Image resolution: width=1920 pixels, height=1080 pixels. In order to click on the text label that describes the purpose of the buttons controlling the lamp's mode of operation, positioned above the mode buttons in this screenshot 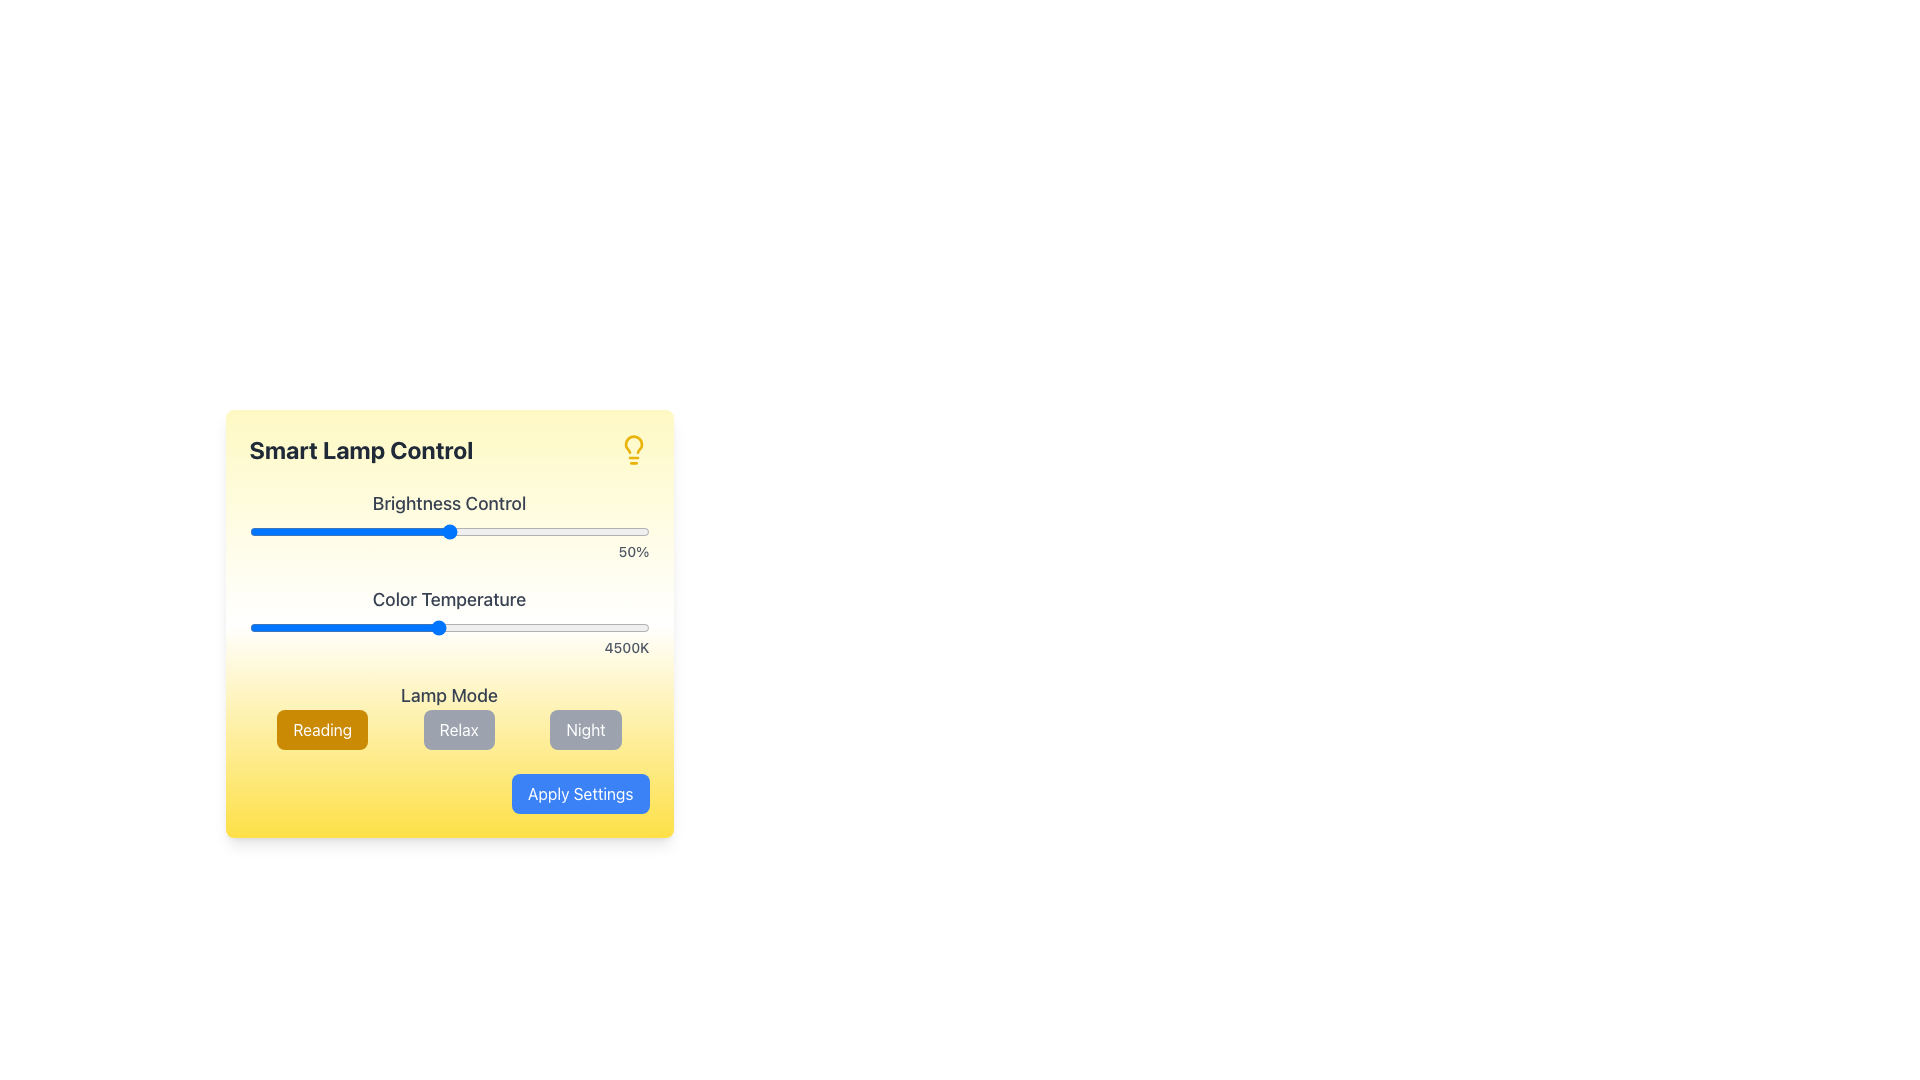, I will do `click(448, 694)`.